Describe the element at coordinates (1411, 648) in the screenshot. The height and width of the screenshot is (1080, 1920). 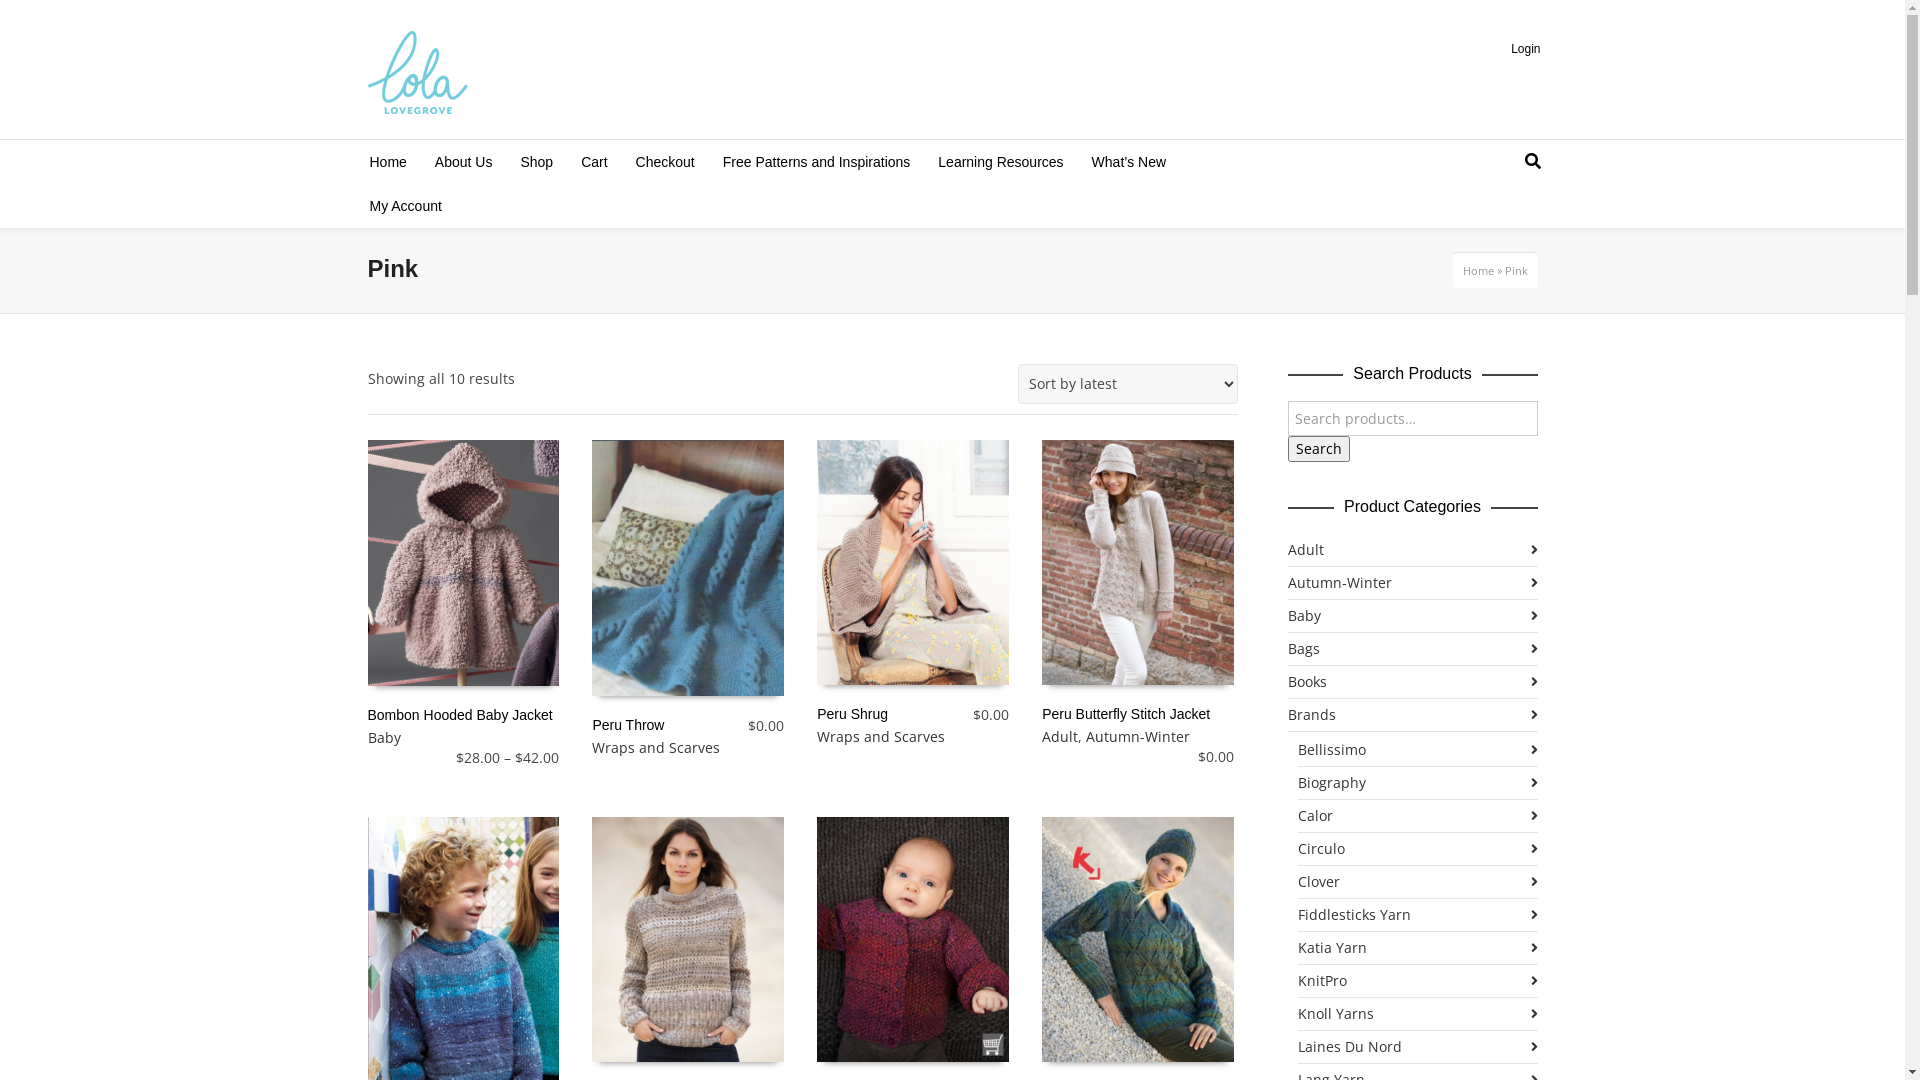
I see `'Bags'` at that location.